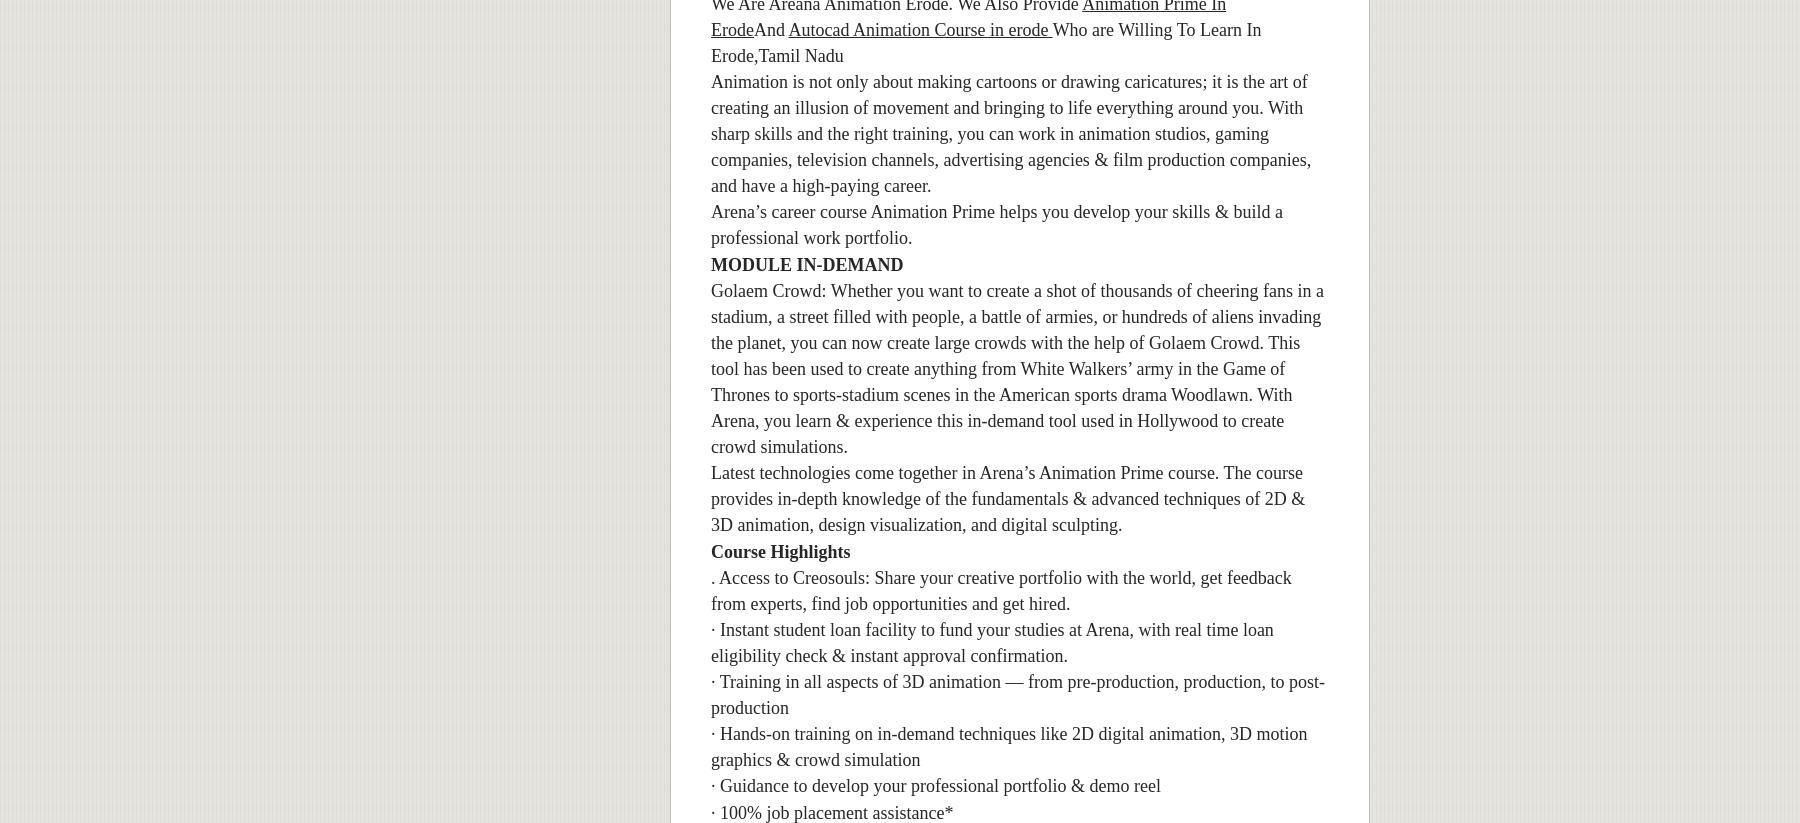 This screenshot has height=823, width=1800. Describe the element at coordinates (779, 549) in the screenshot. I see `'Course Highlights'` at that location.